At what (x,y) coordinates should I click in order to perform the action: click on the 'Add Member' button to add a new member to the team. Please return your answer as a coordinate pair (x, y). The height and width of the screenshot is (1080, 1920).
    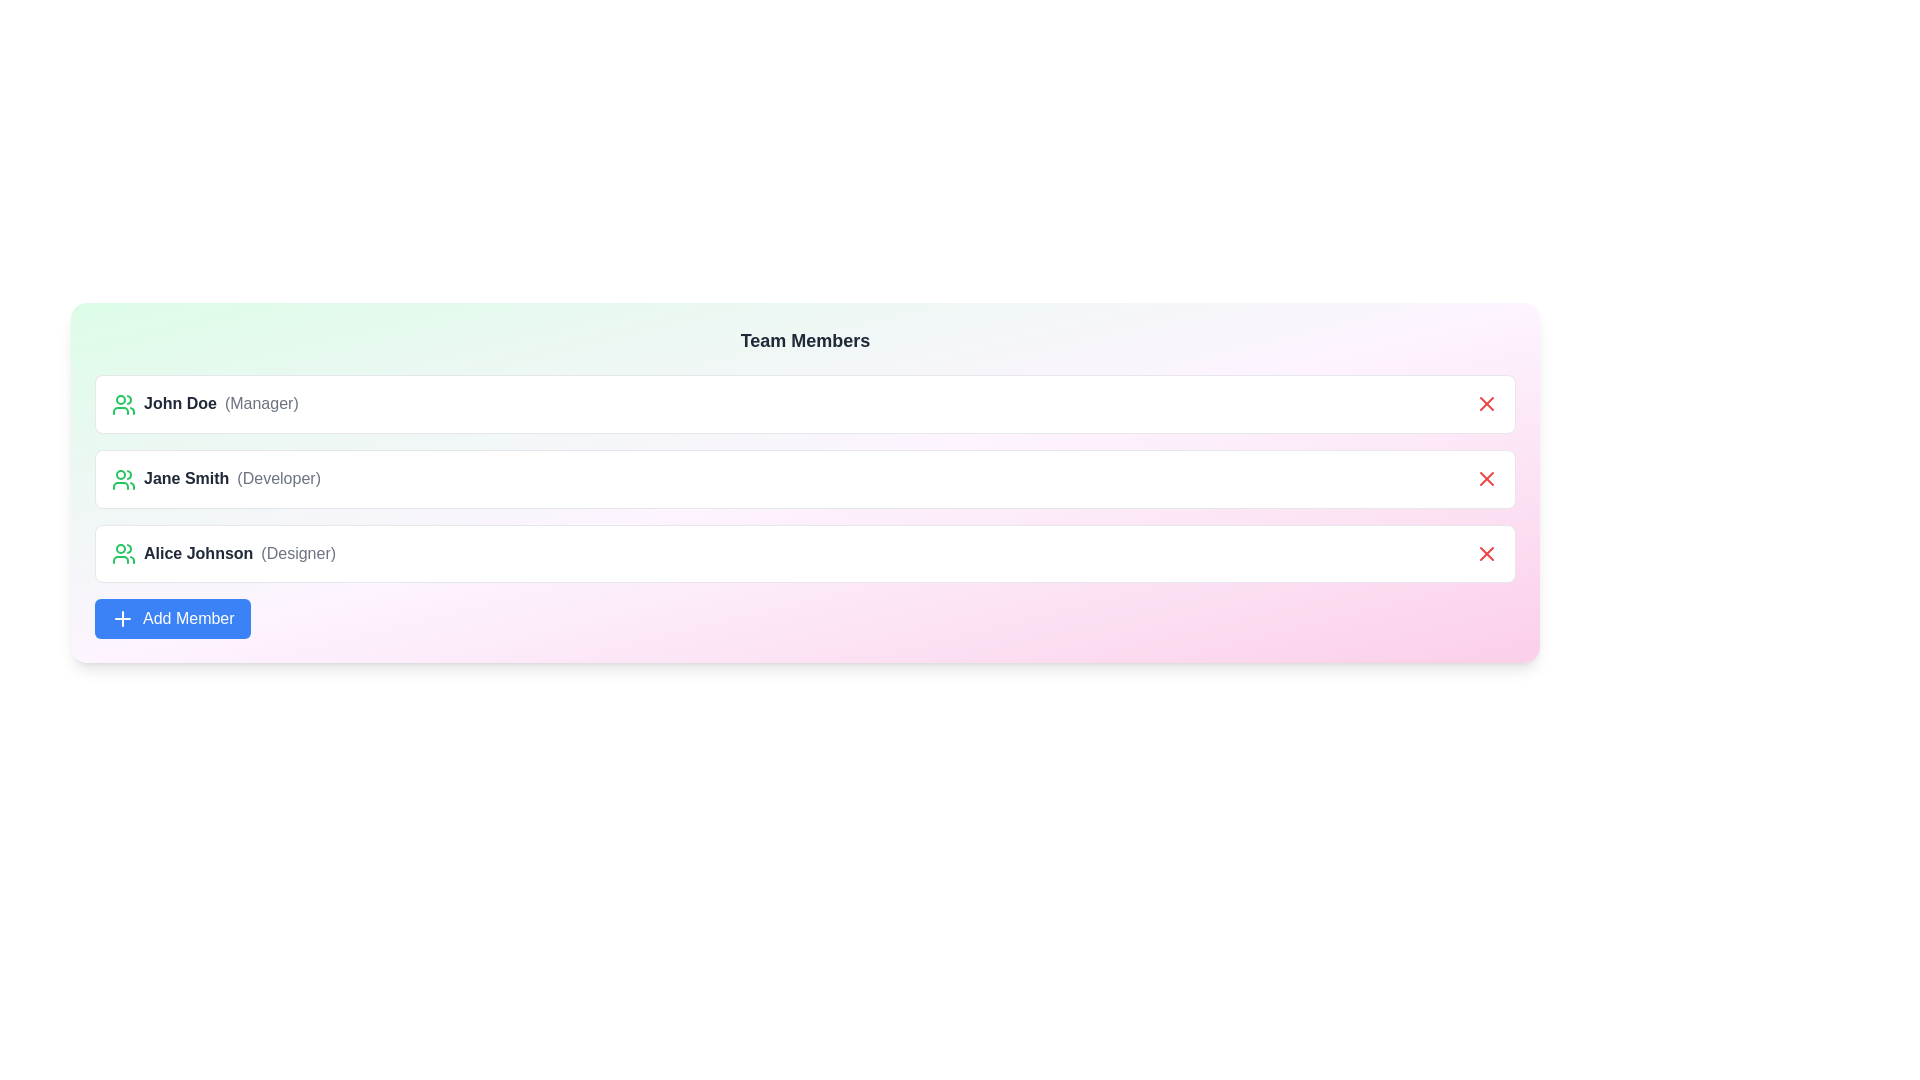
    Looking at the image, I should click on (172, 617).